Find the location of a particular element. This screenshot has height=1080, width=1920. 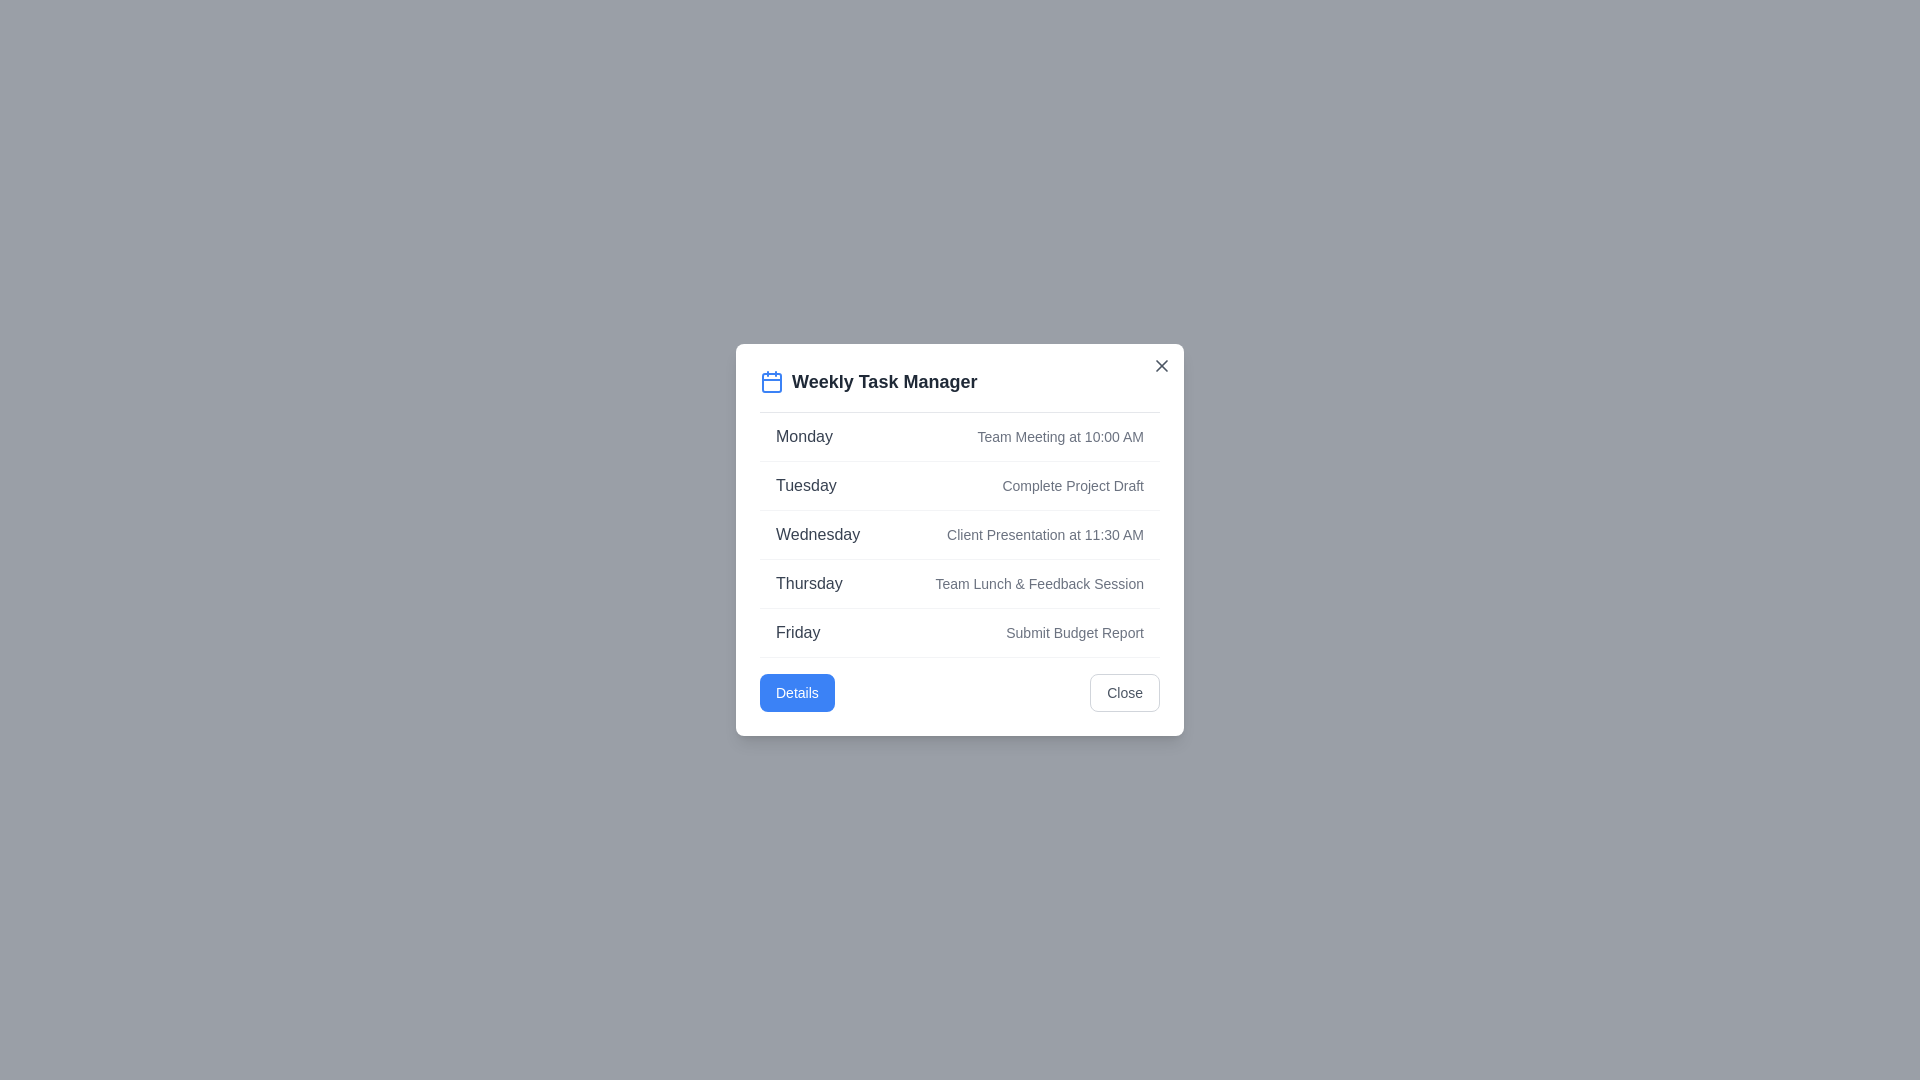

the 'Details' button to view the detailed schedule is located at coordinates (795, 692).